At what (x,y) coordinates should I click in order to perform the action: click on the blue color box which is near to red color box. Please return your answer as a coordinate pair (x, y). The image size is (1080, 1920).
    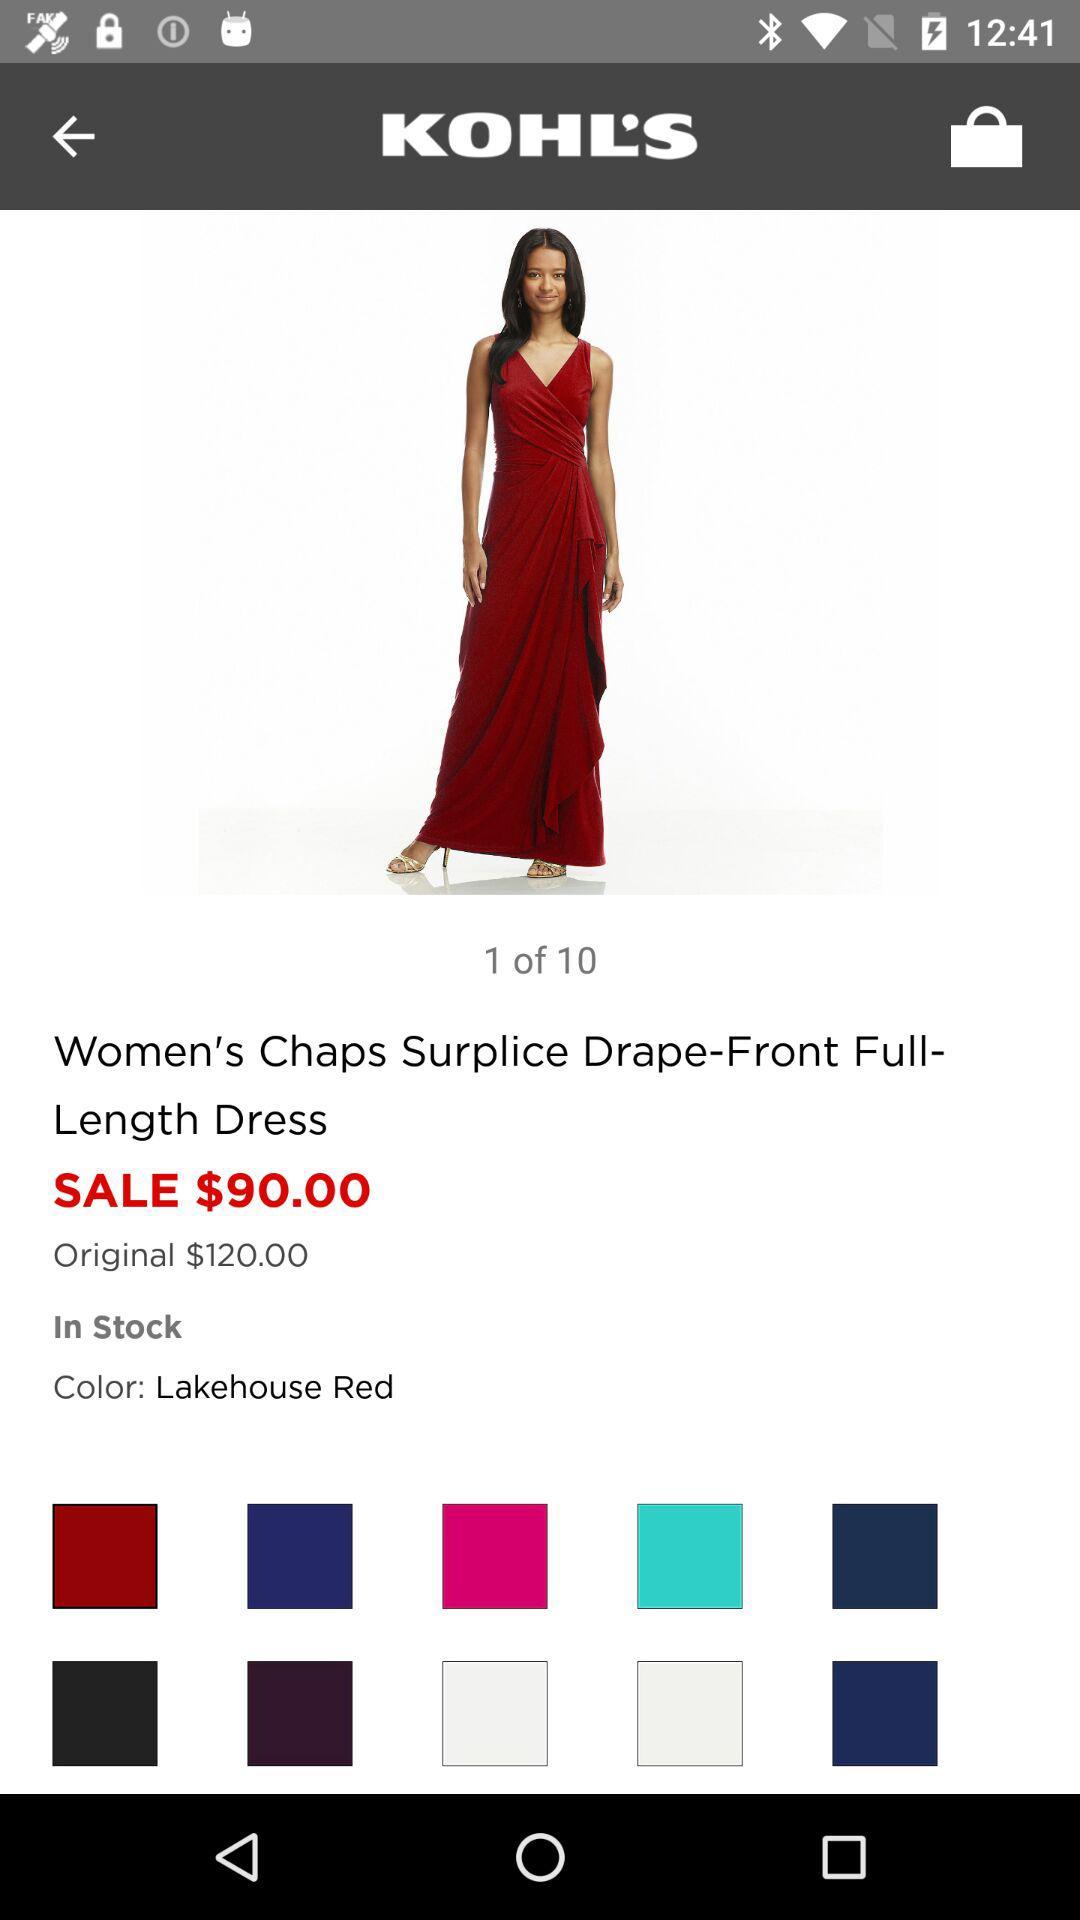
    Looking at the image, I should click on (300, 1555).